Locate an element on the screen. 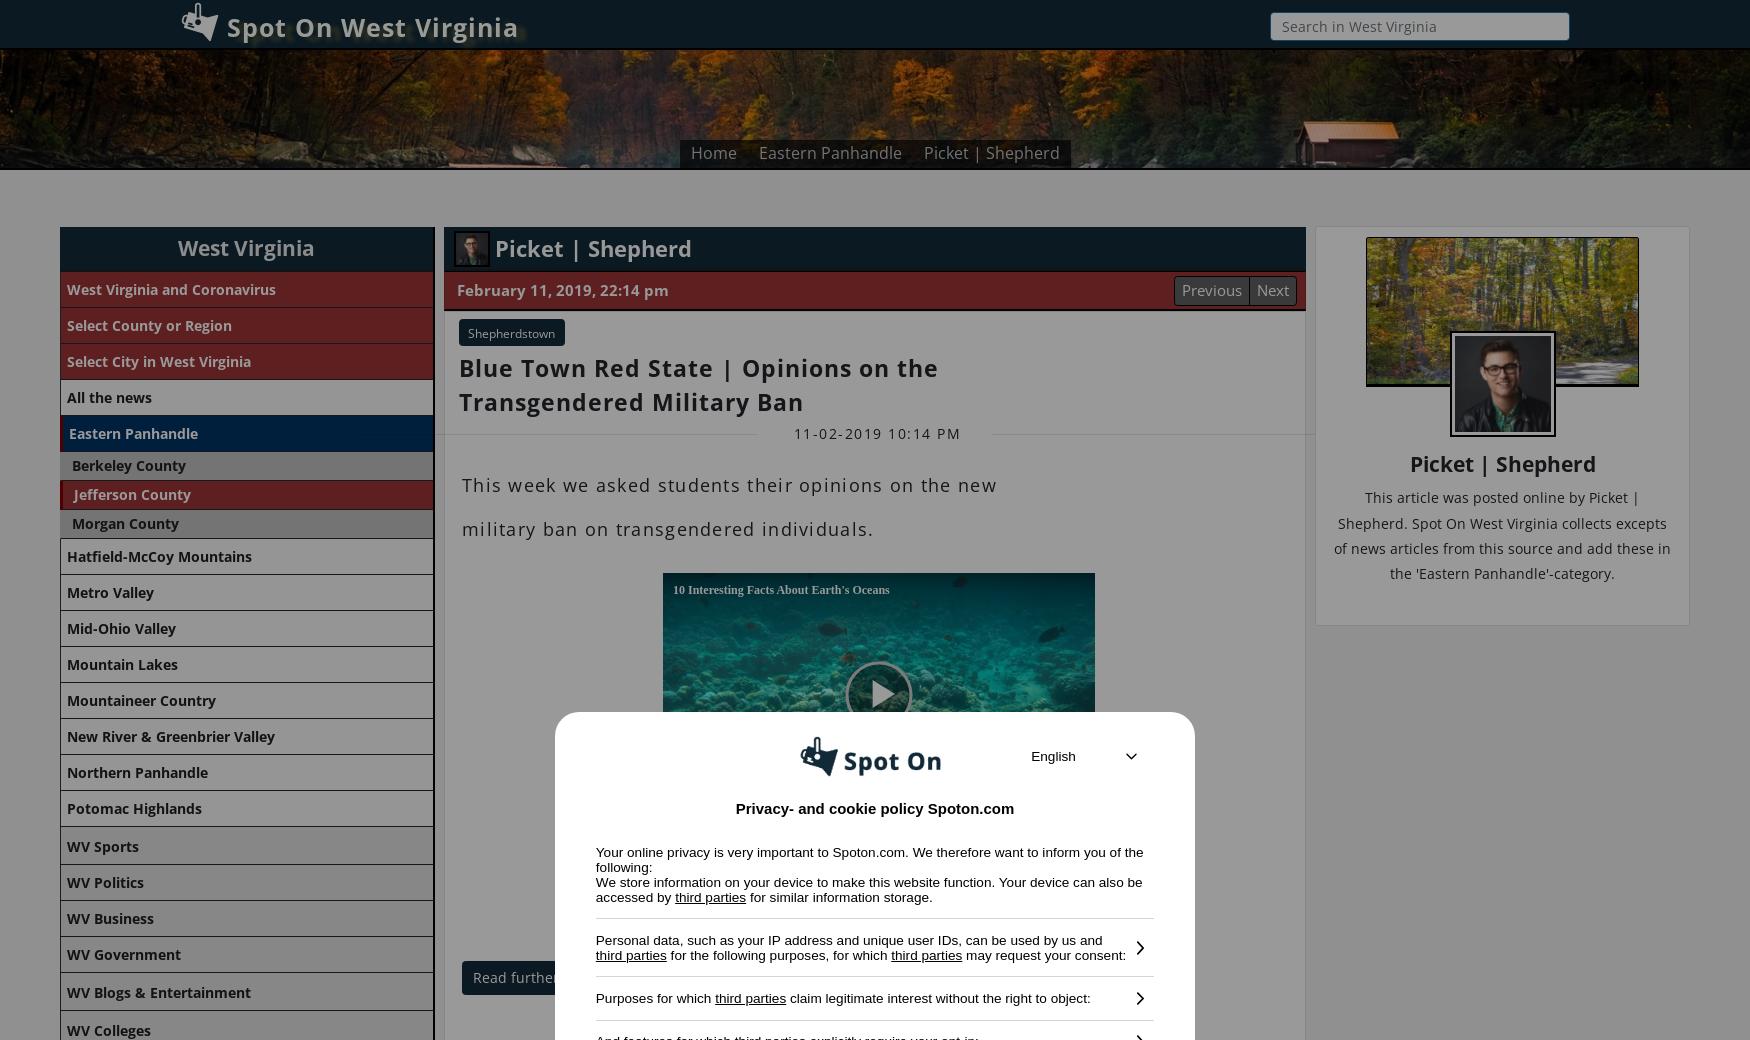  '11-02-2019 10:14 PM' is located at coordinates (874, 433).